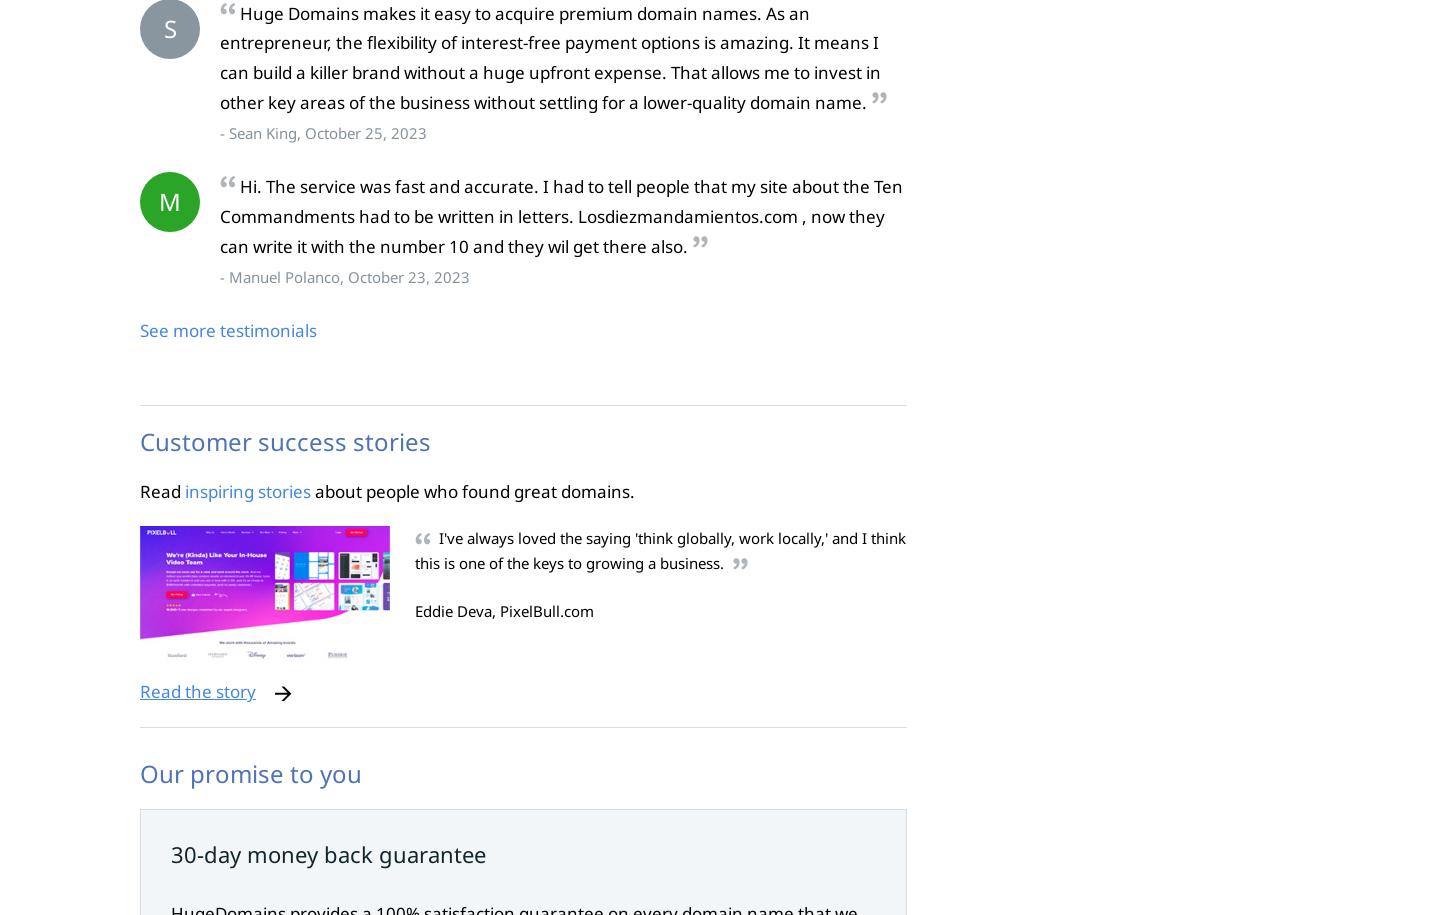 Image resolution: width=1450 pixels, height=915 pixels. What do you see at coordinates (561, 216) in the screenshot?
I see `'Hi. The service was fast and accurate.
I had to tell people that my site about the Ten Commandments had to be written in letters. Losdiezmandamientos.com , now they can write it with the number 10 and they wil get there also.'` at bounding box center [561, 216].